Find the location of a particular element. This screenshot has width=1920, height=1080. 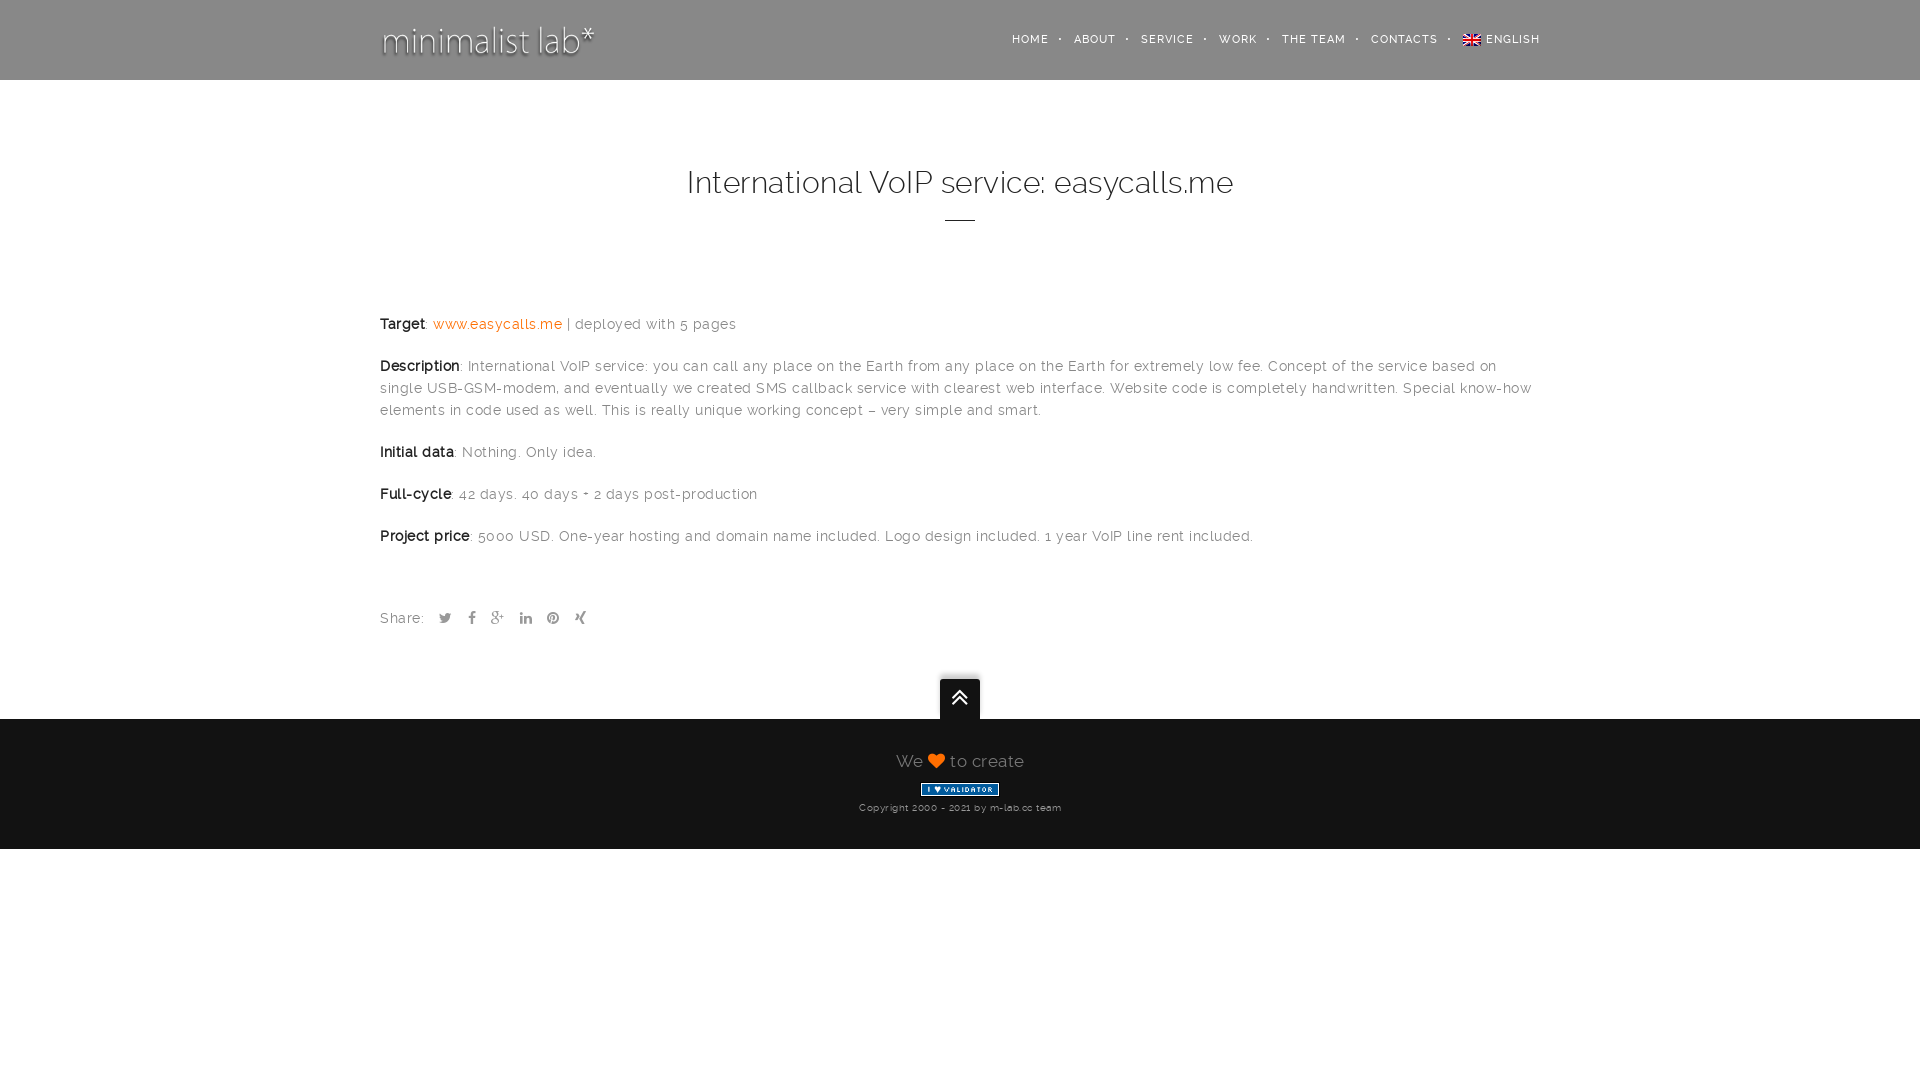

'WORK' is located at coordinates (1224, 39).